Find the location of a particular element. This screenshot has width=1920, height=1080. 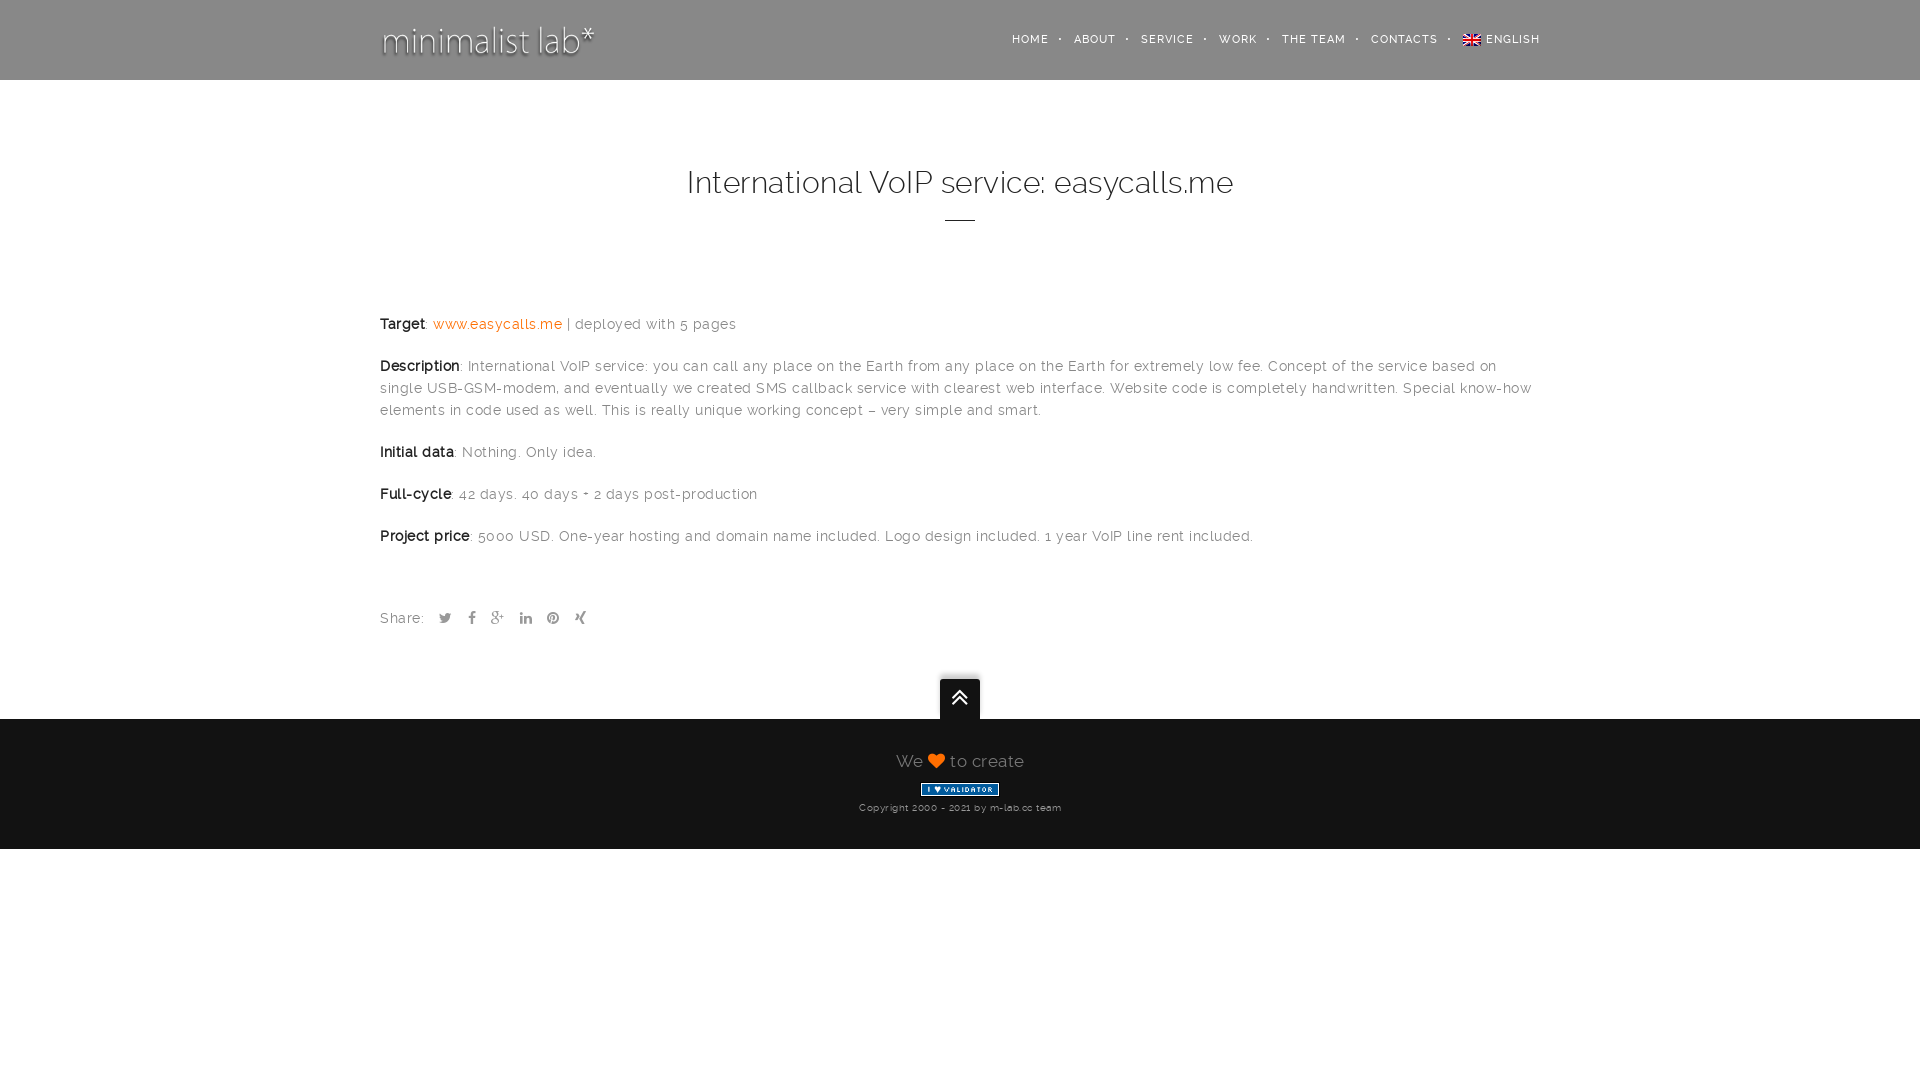

'WORK' is located at coordinates (1224, 39).